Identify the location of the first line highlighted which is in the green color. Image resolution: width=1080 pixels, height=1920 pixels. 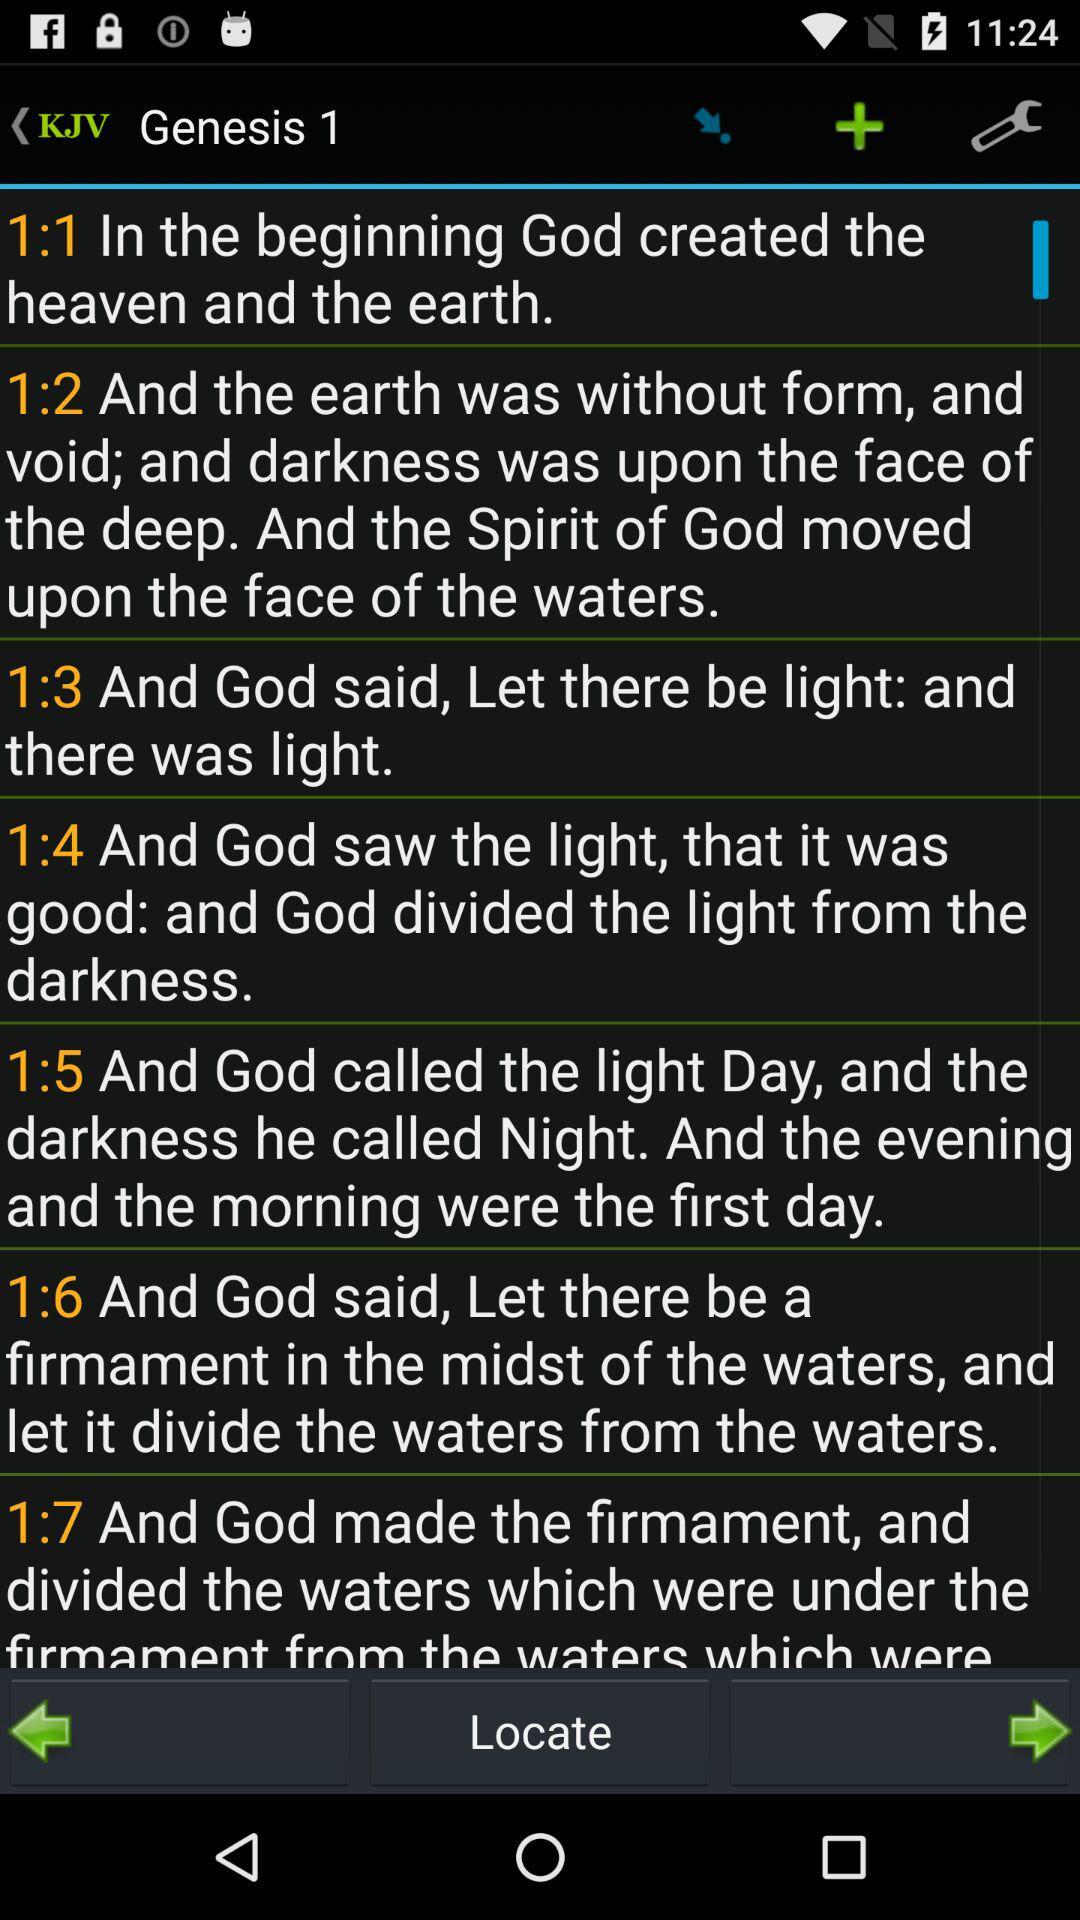
(72, 124).